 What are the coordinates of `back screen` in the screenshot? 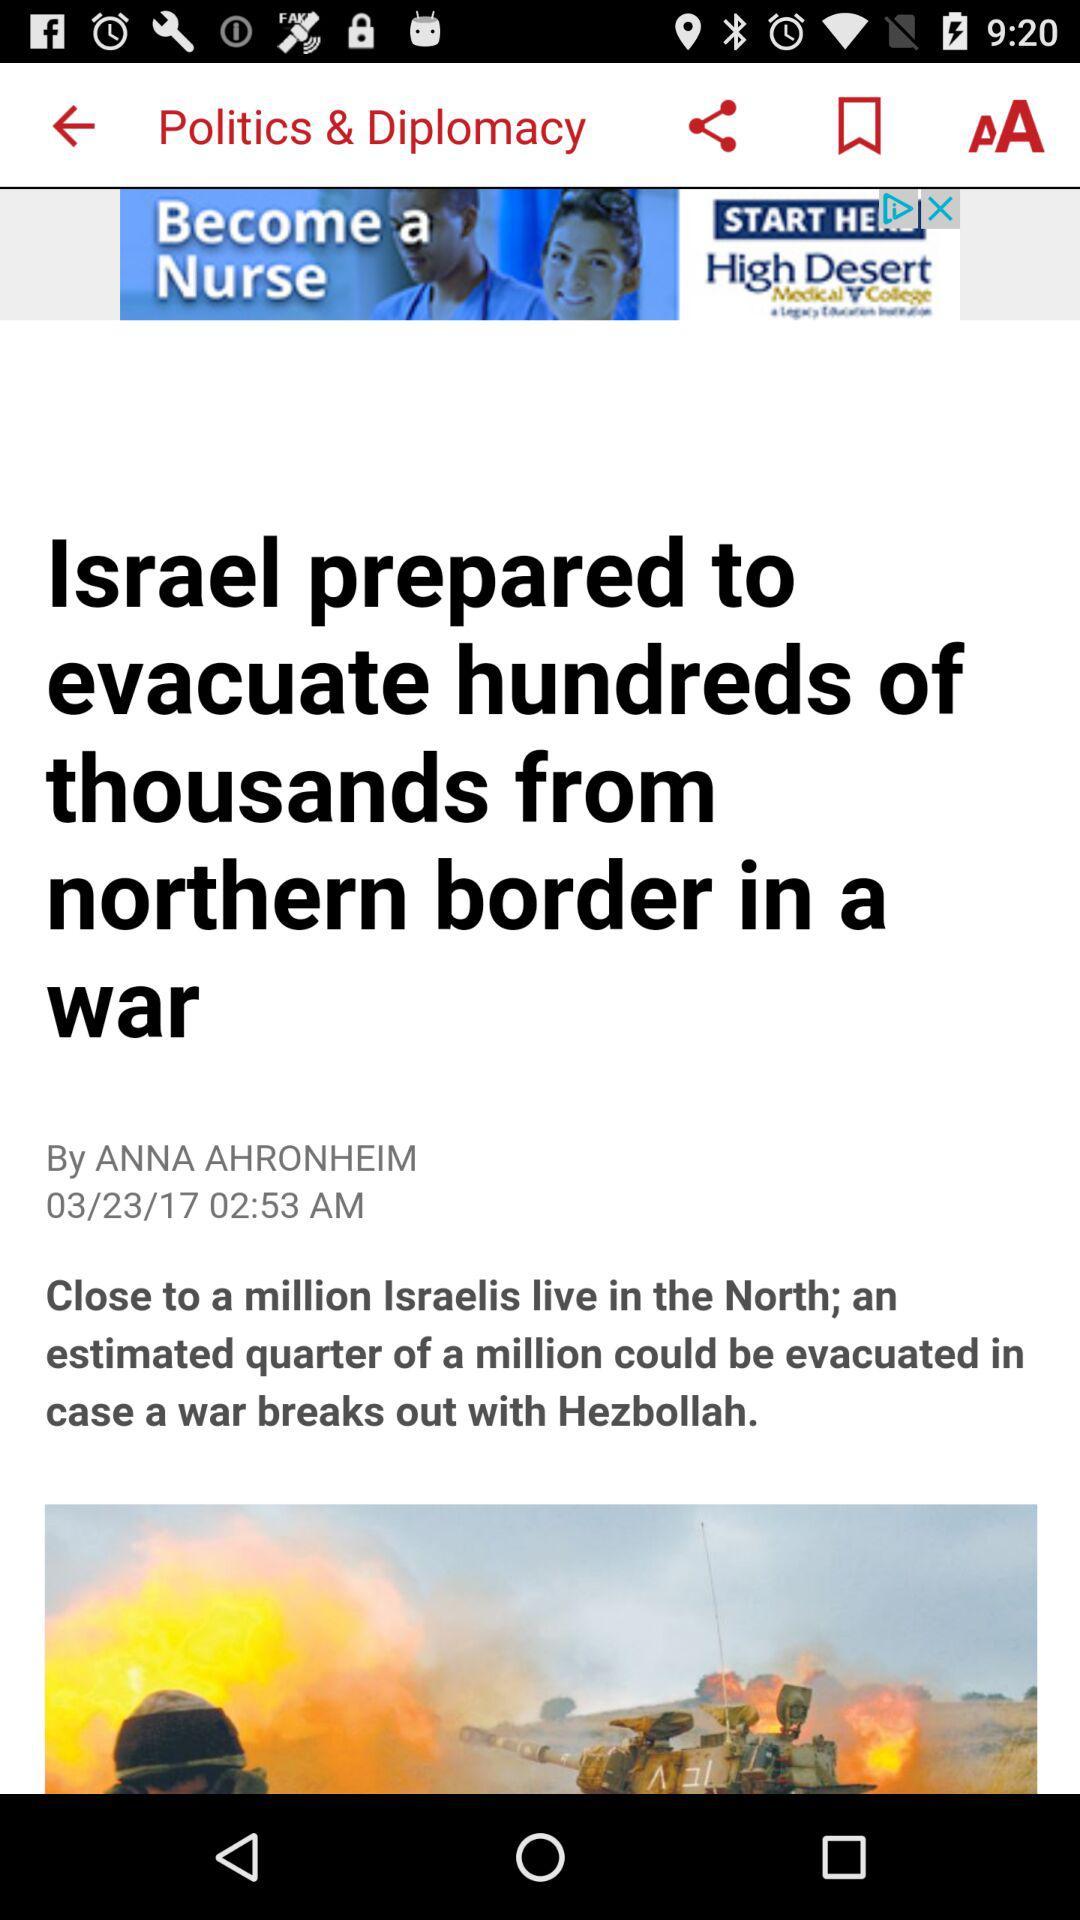 It's located at (72, 124).